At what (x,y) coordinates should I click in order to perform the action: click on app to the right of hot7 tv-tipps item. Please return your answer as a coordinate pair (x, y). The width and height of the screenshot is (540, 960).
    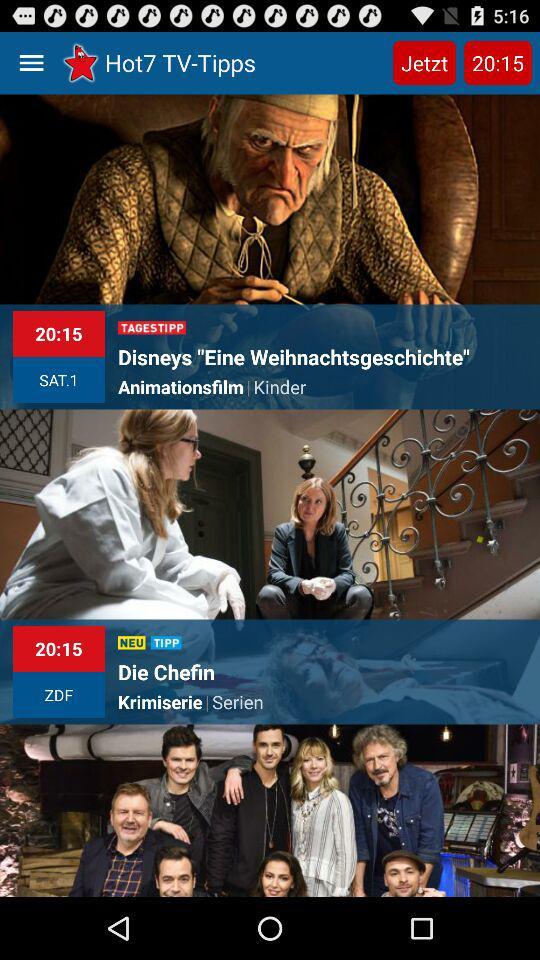
    Looking at the image, I should click on (423, 62).